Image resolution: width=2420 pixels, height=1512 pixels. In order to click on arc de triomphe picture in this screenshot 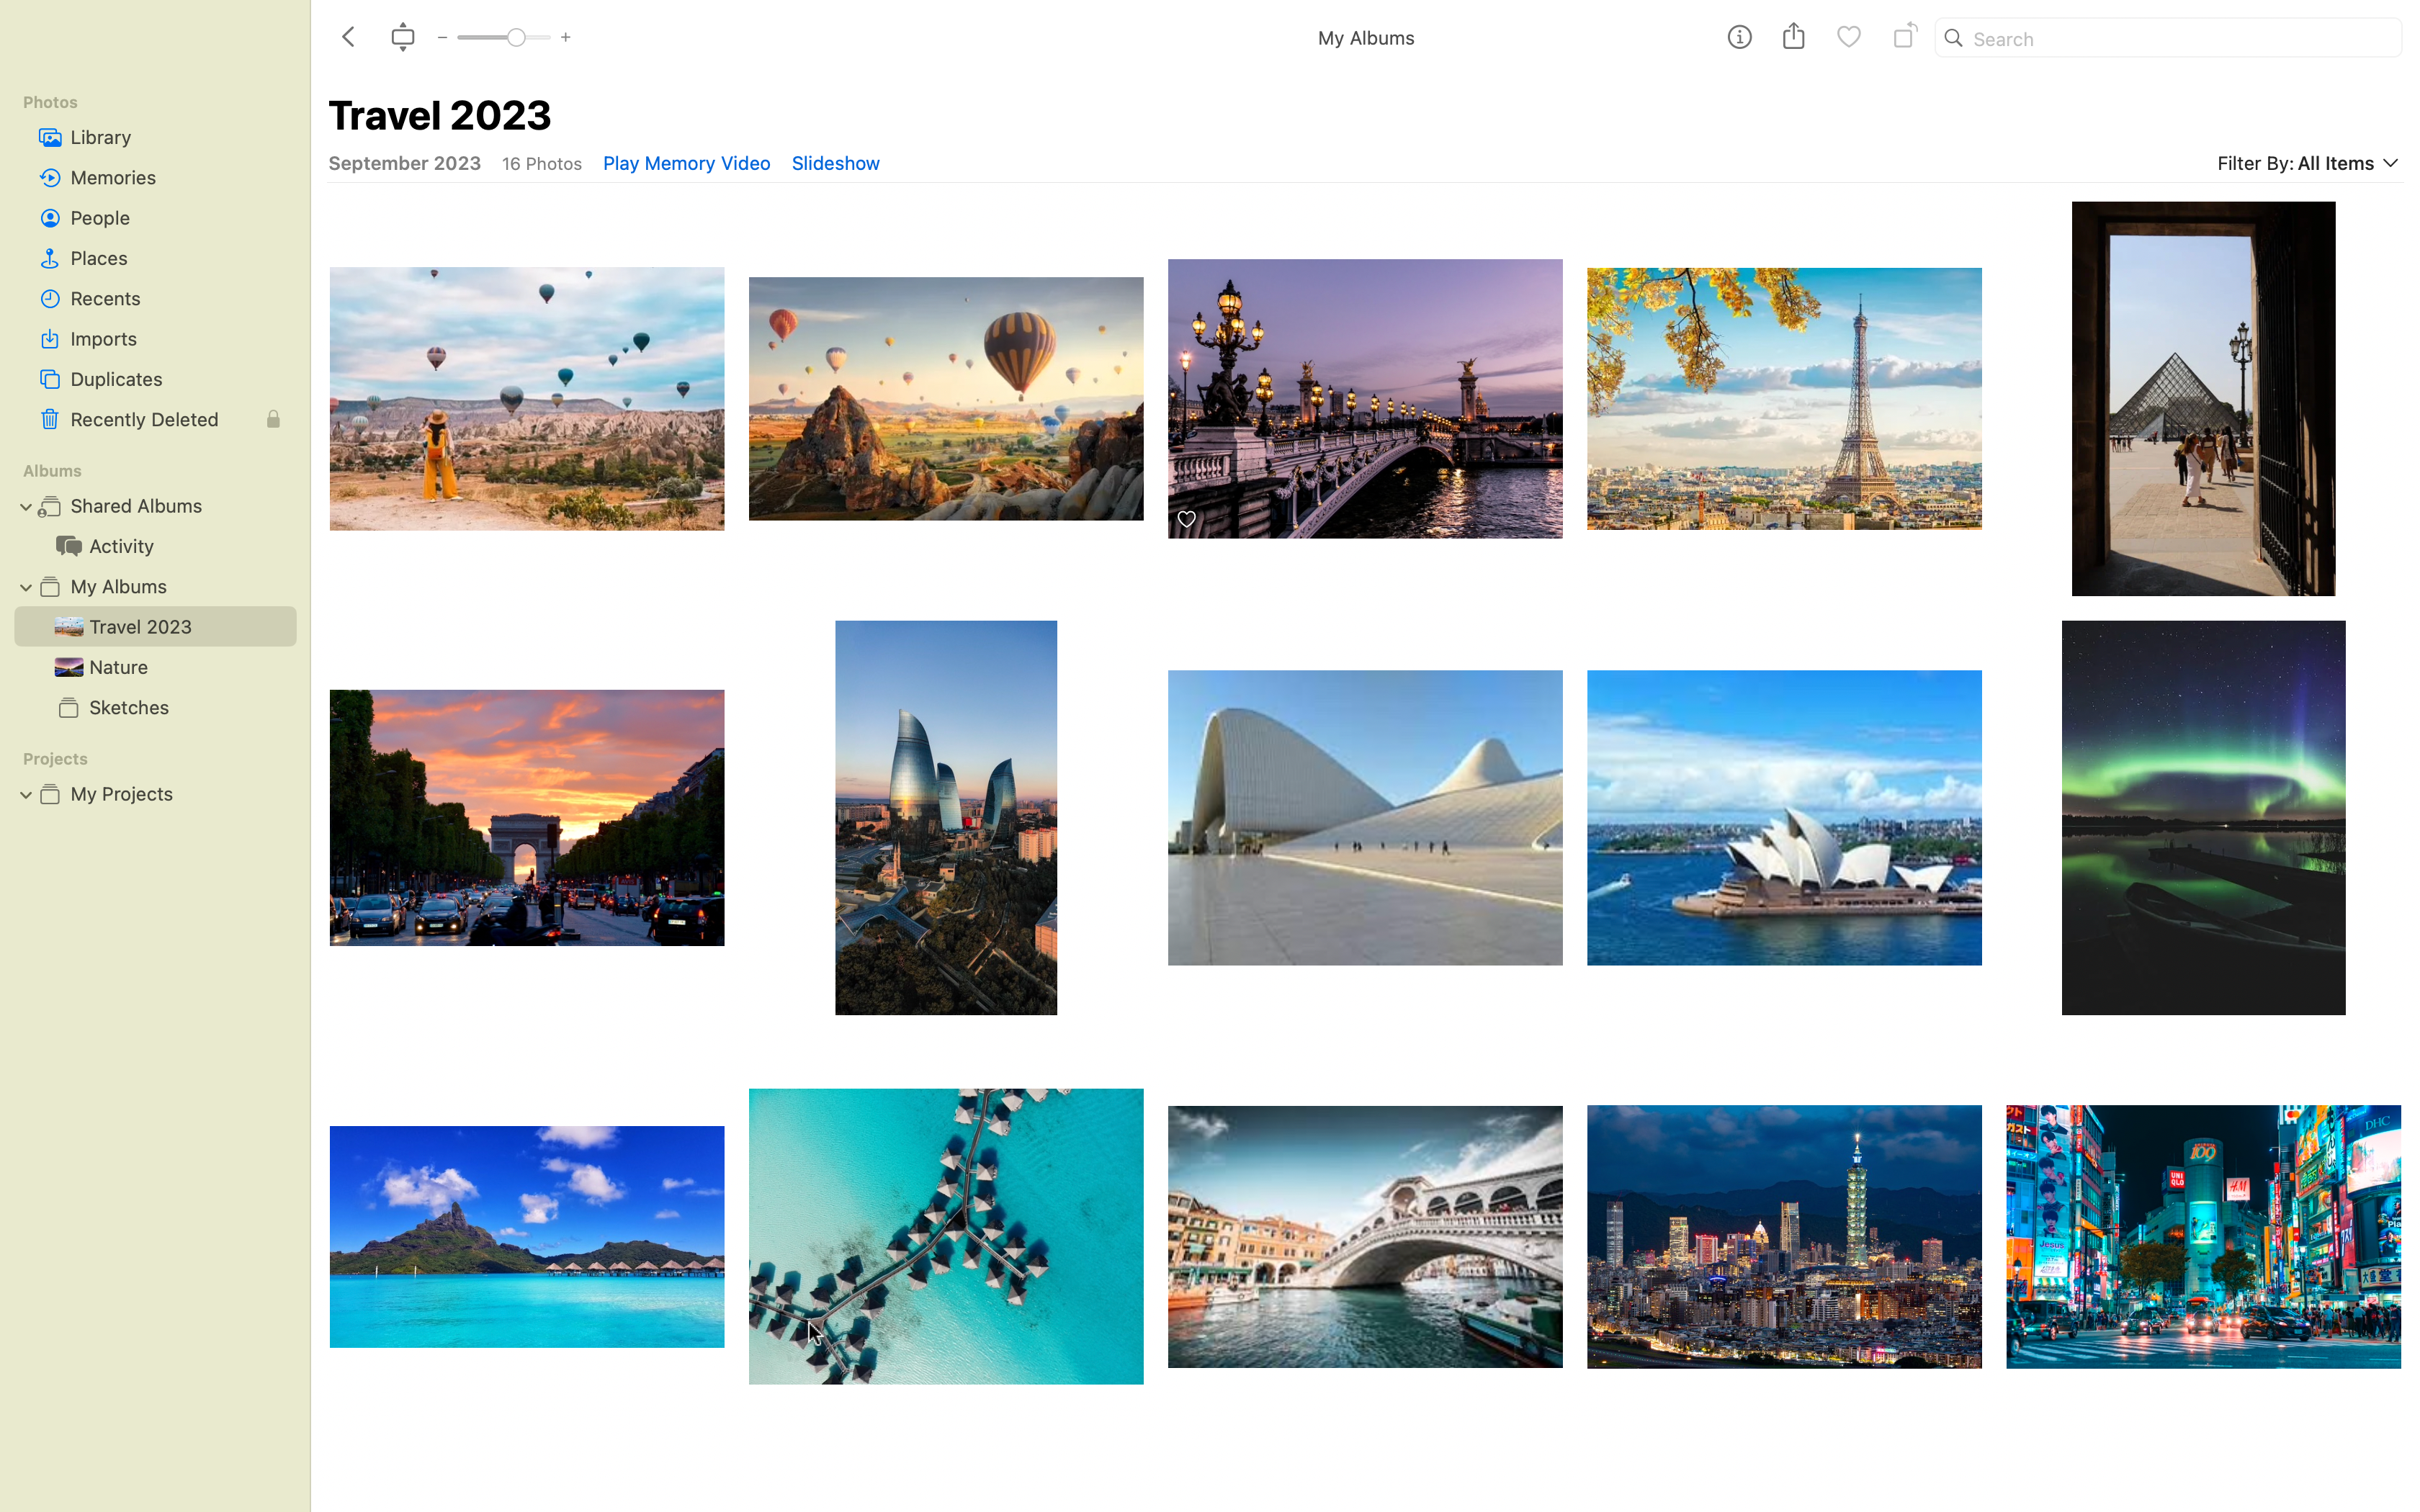, I will do `click(523, 818)`.